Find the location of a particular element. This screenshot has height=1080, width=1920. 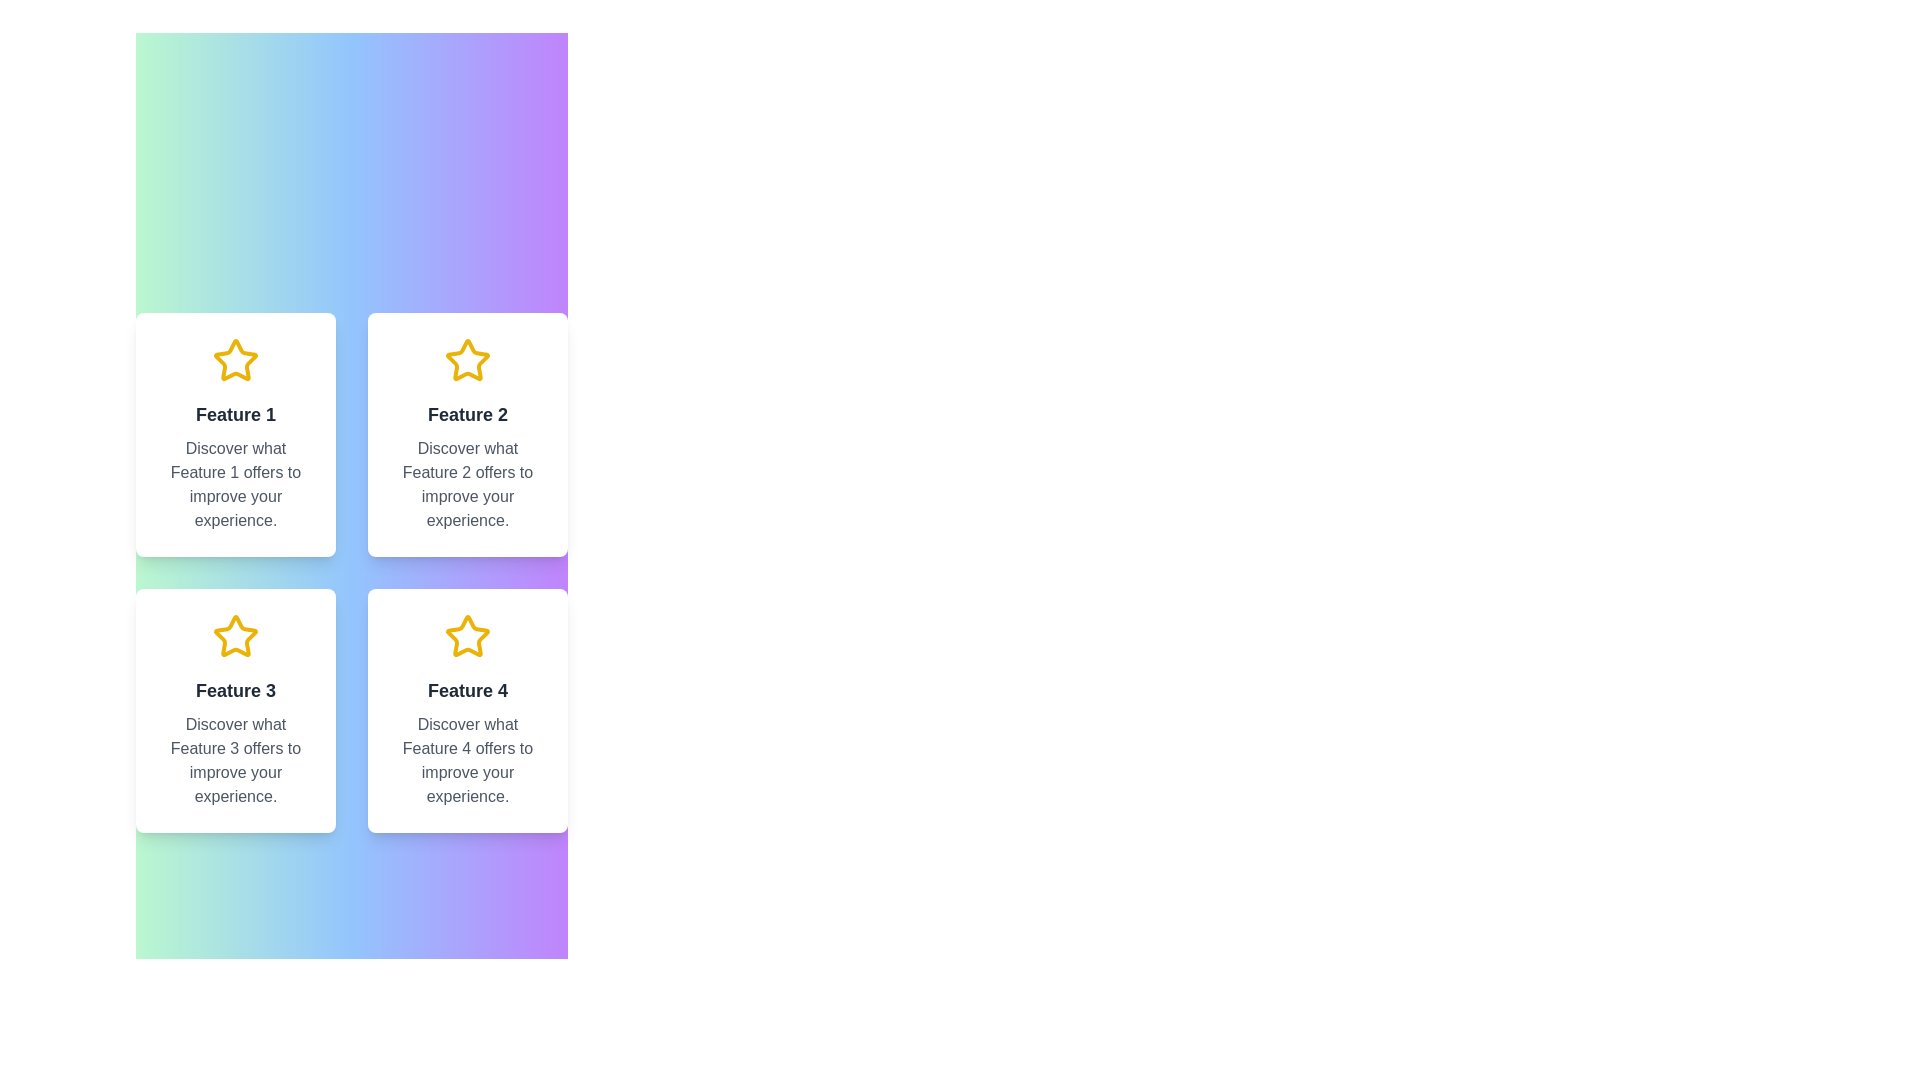

text displayed in the static label located in the second card of the grid layout, positioned below the star icon and above the descriptive text is located at coordinates (466, 414).